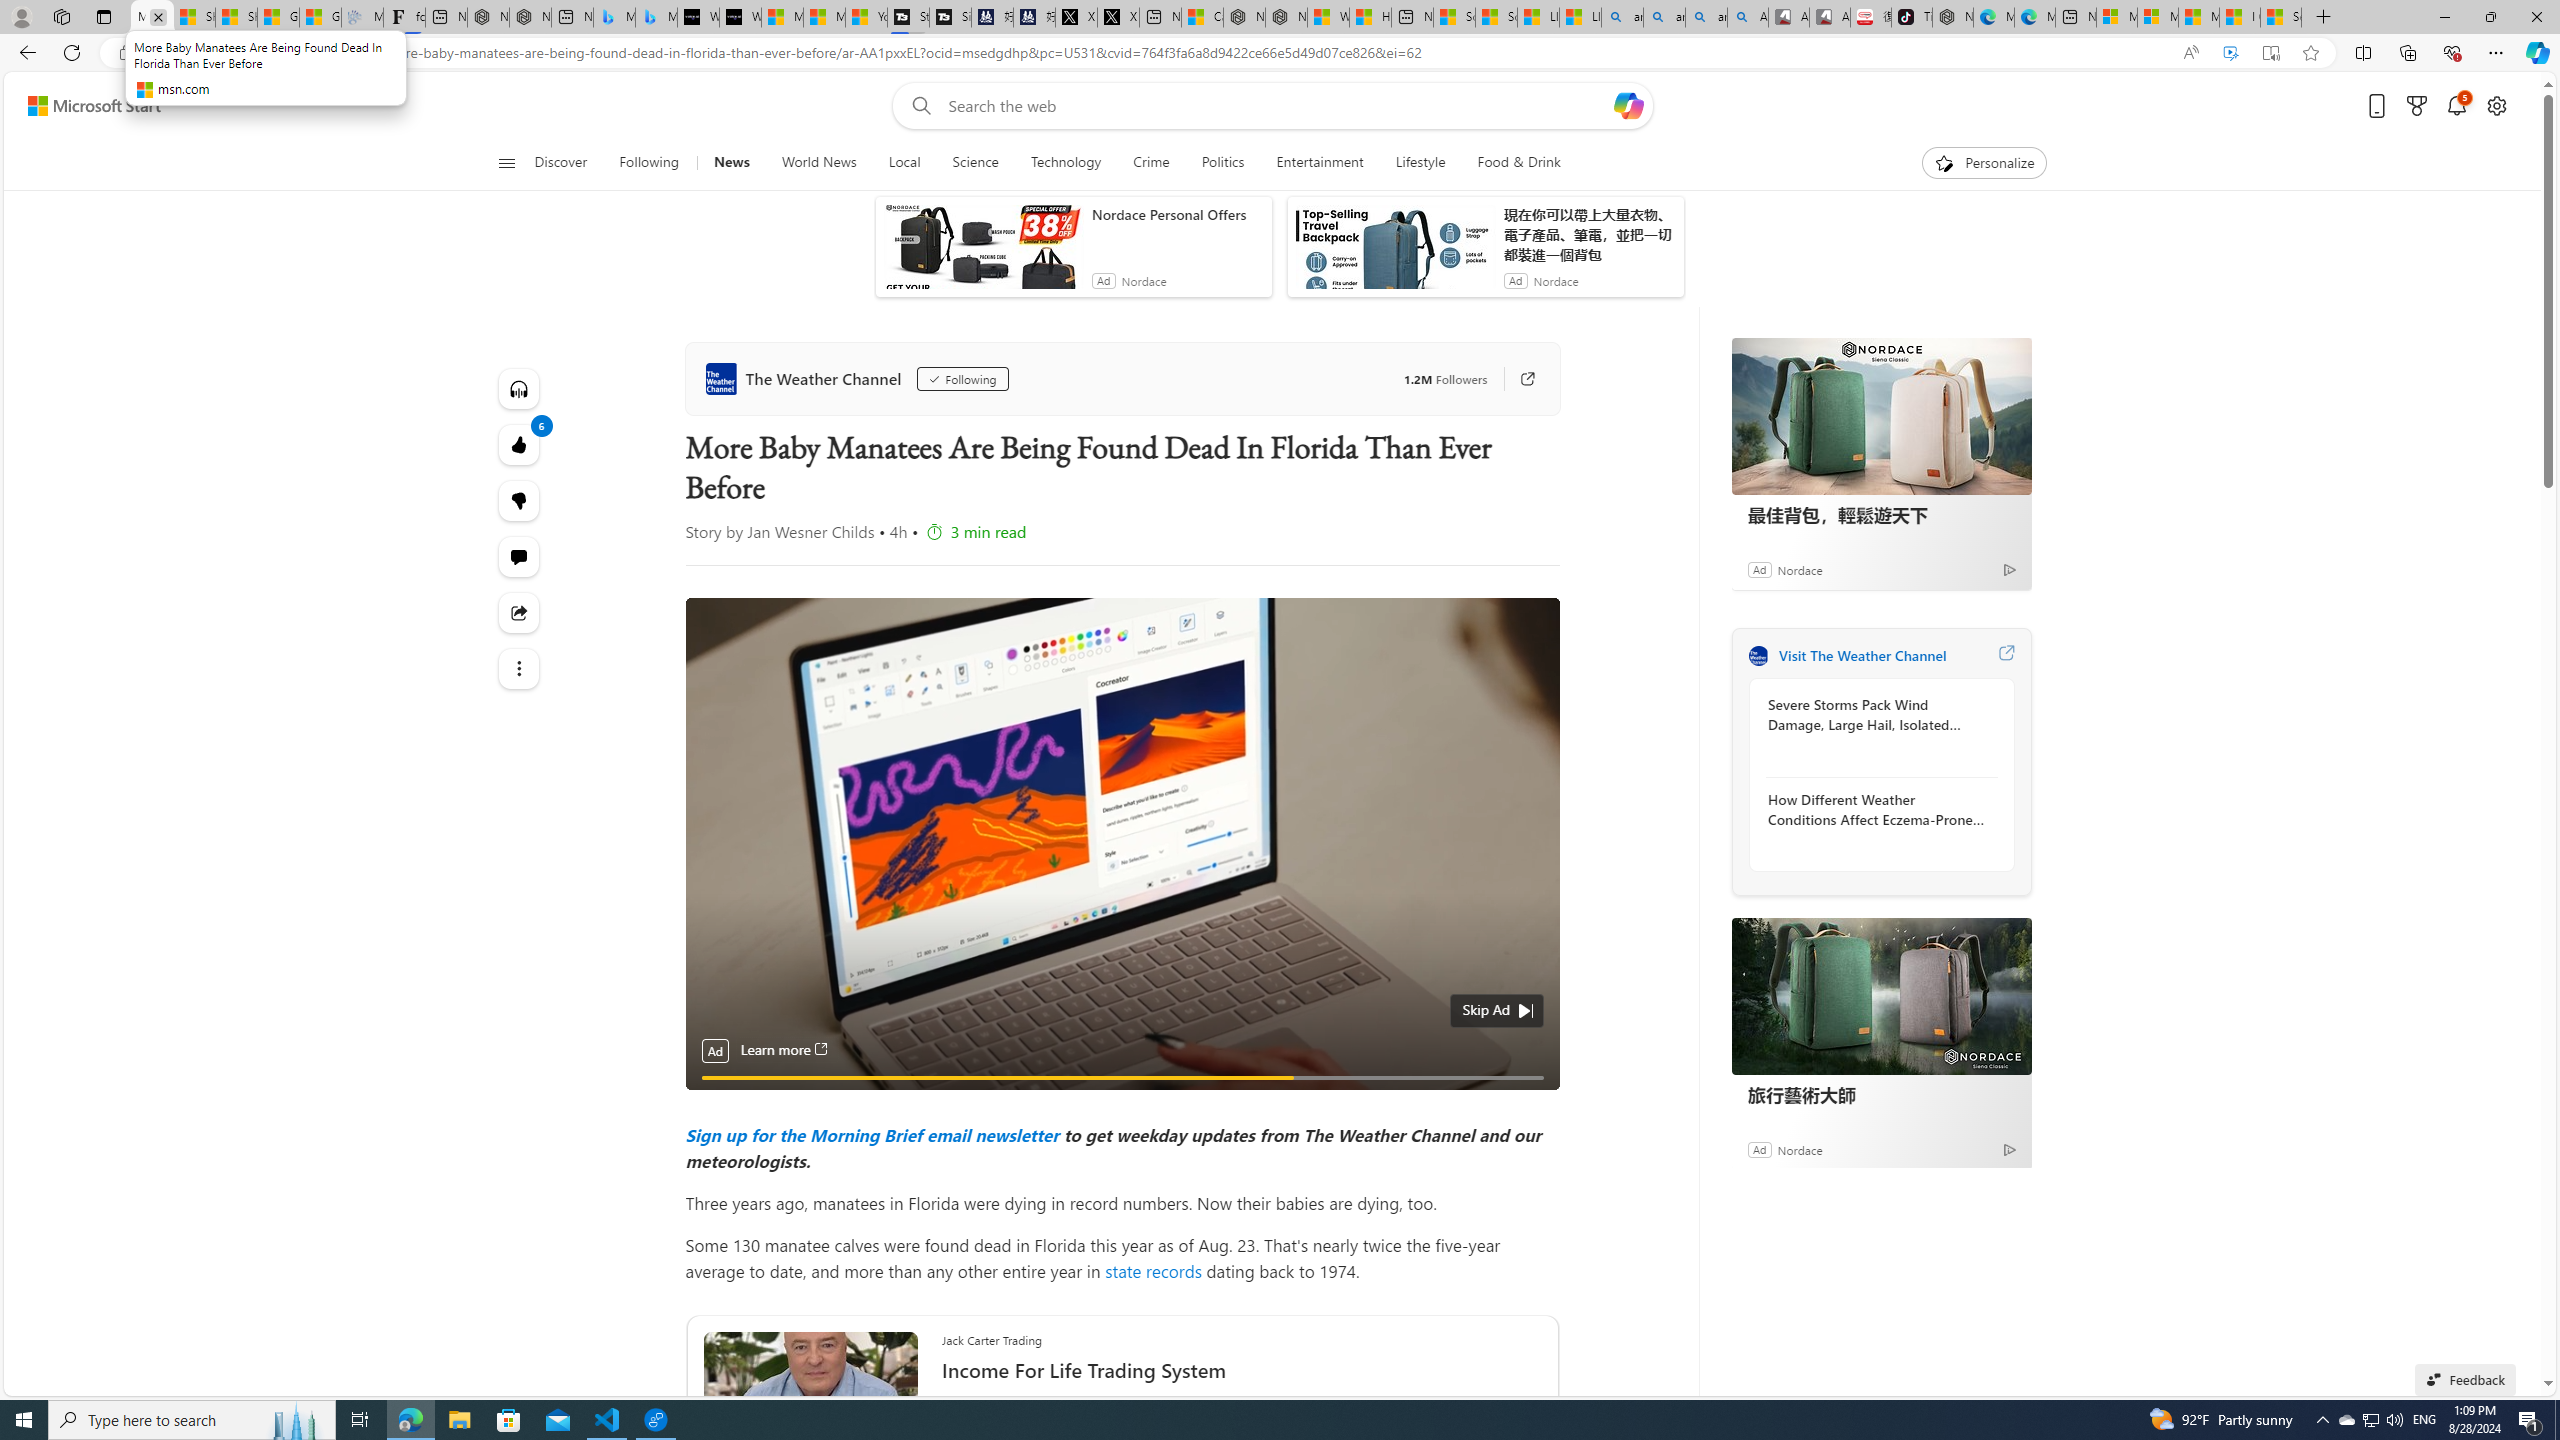 This screenshot has width=2560, height=1440. What do you see at coordinates (1511, 162) in the screenshot?
I see `'Food & Drink'` at bounding box center [1511, 162].